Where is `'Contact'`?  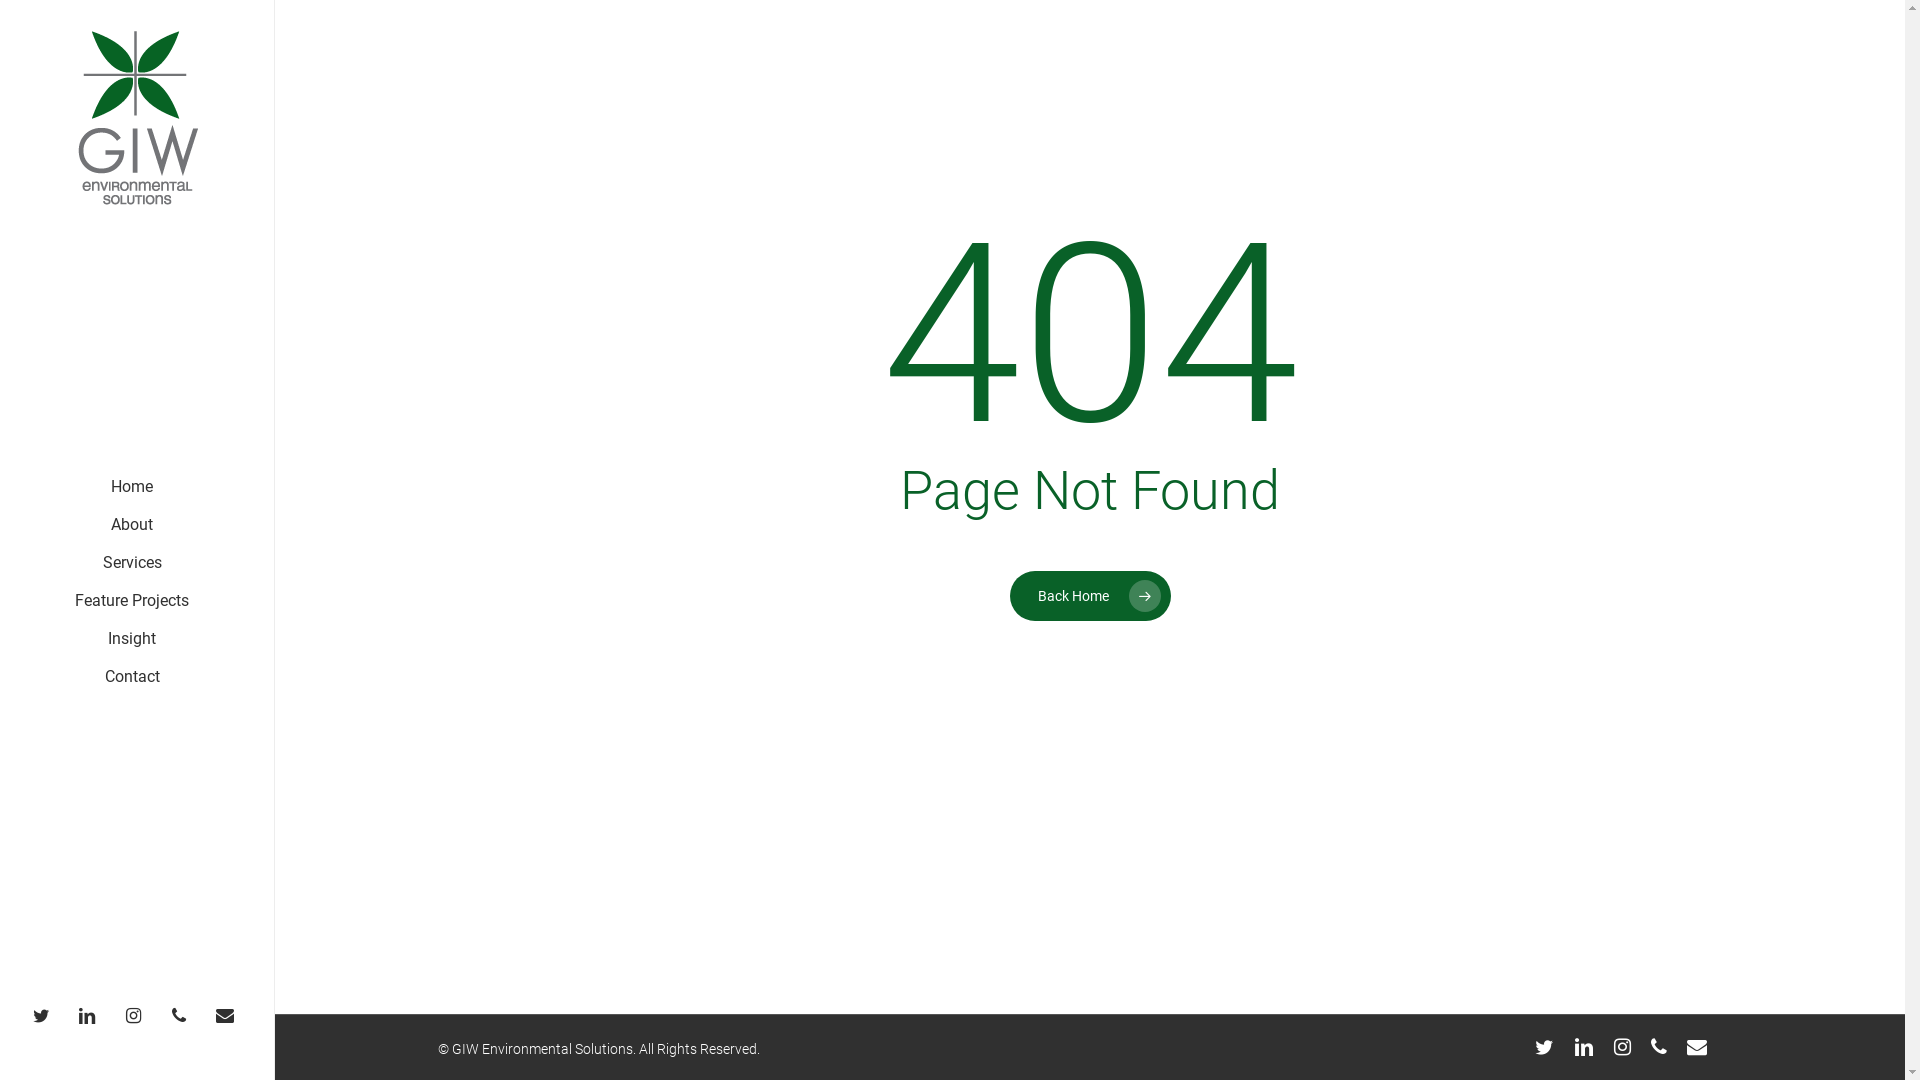 'Contact' is located at coordinates (103, 676).